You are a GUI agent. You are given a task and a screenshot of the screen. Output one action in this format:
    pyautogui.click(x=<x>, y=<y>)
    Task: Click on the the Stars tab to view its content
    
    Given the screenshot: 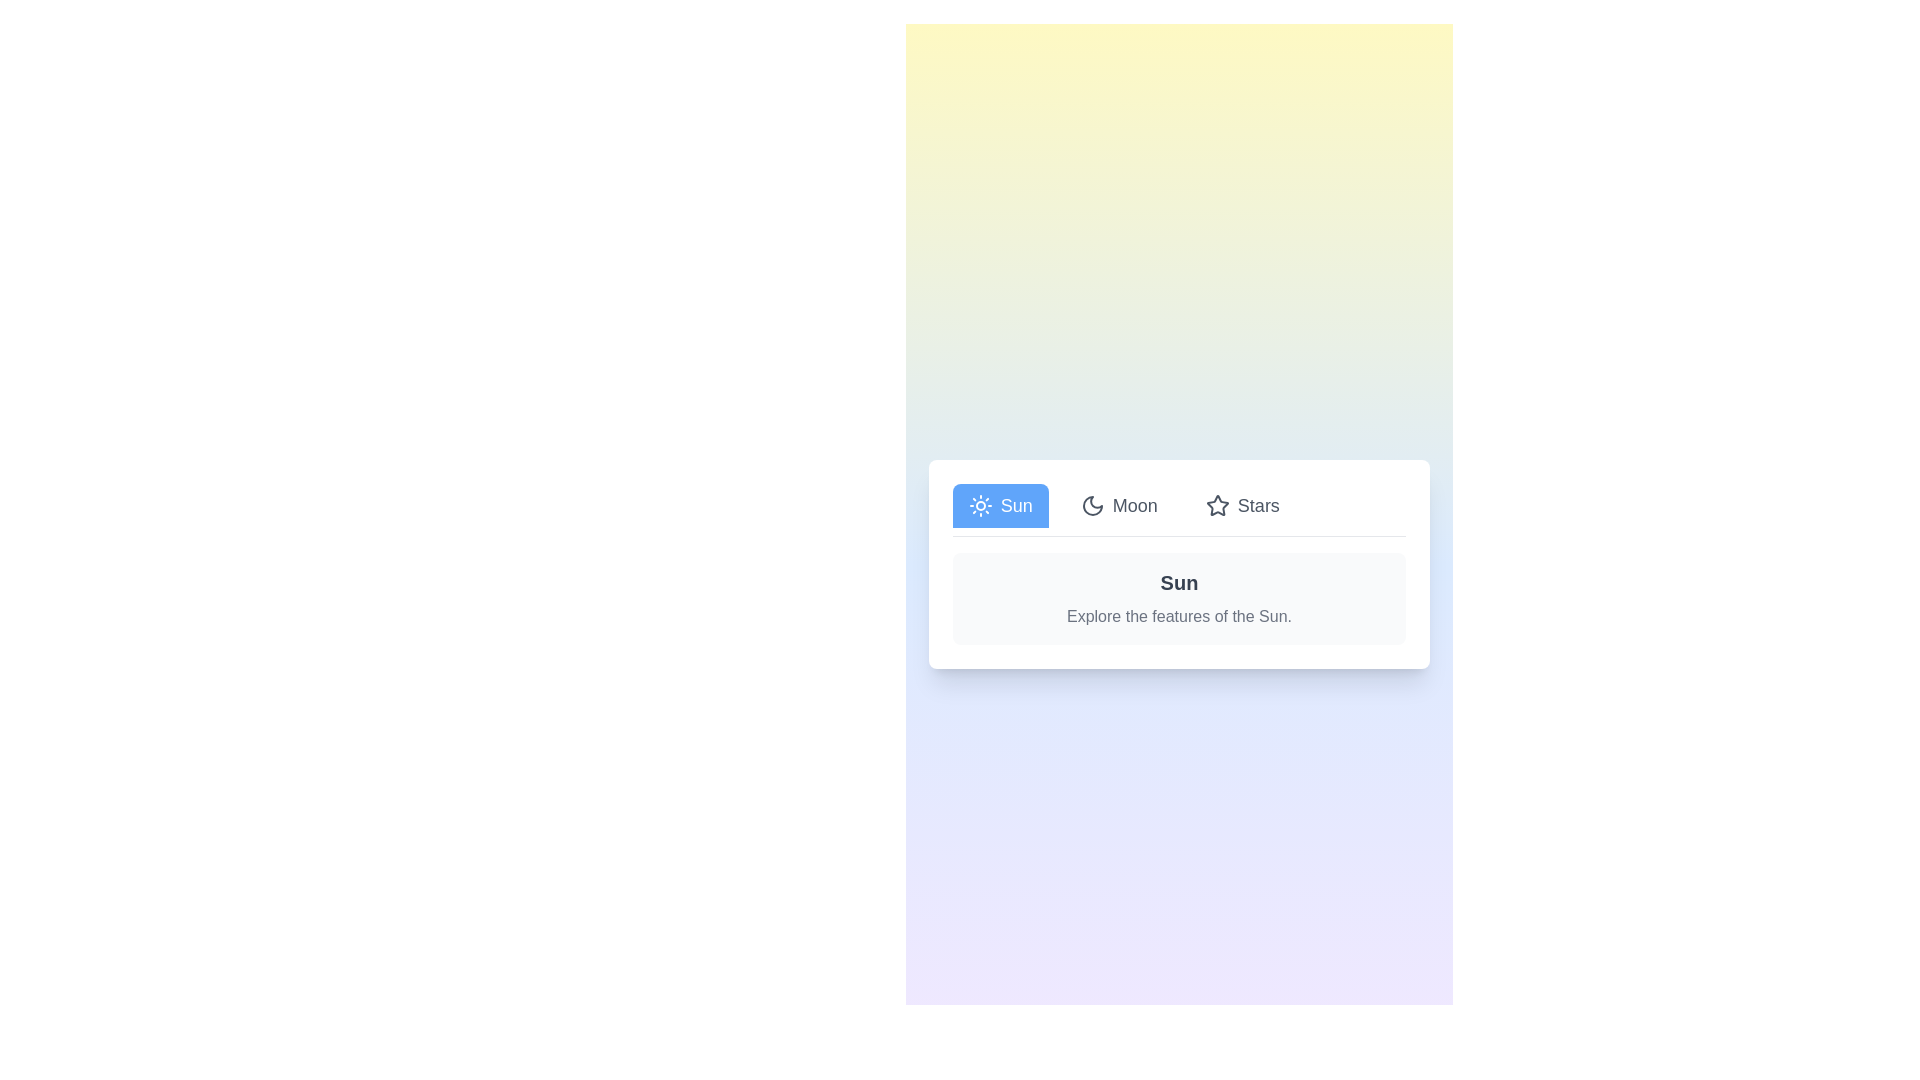 What is the action you would take?
    pyautogui.click(x=1241, y=504)
    